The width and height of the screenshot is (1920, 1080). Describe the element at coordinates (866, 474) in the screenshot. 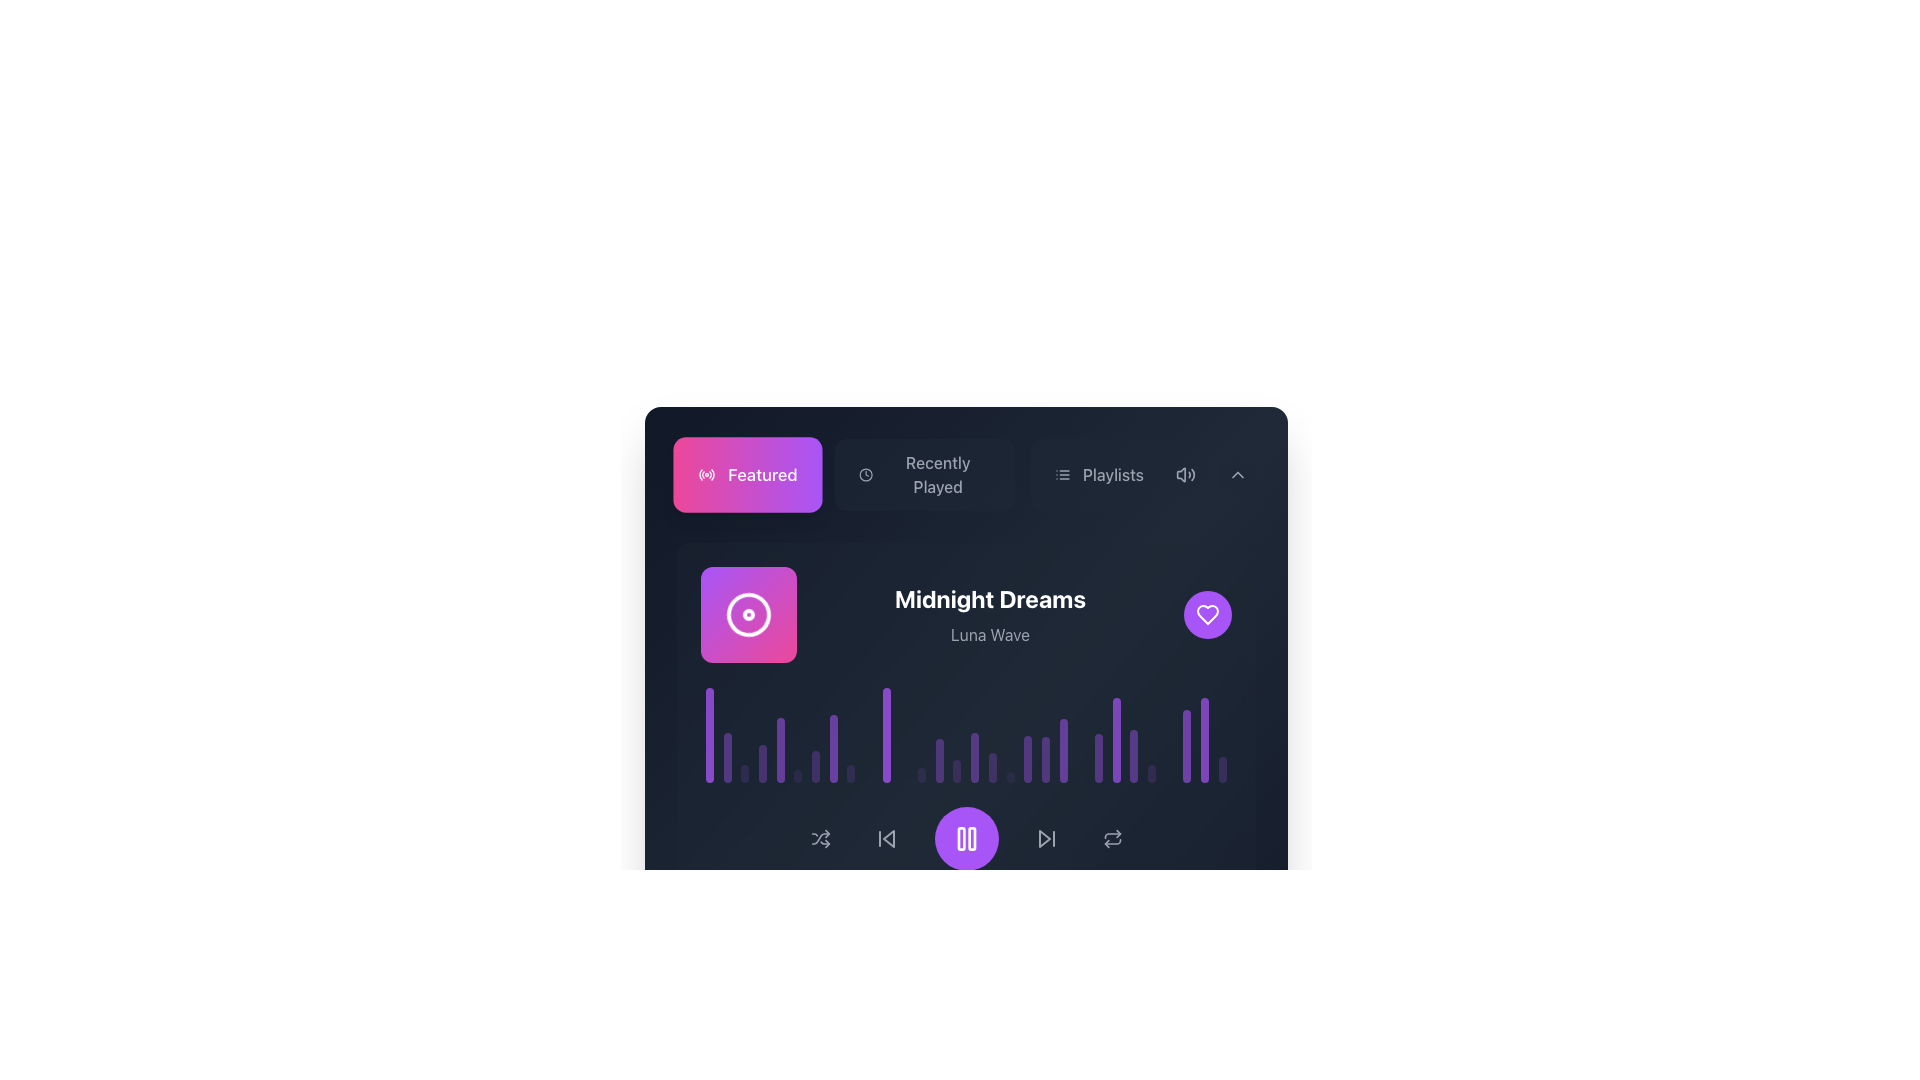

I see `the clock-like icon with a circular outline and two hands pointing in different directions, located within the 'Recently Played' button in the top navigation section` at that location.